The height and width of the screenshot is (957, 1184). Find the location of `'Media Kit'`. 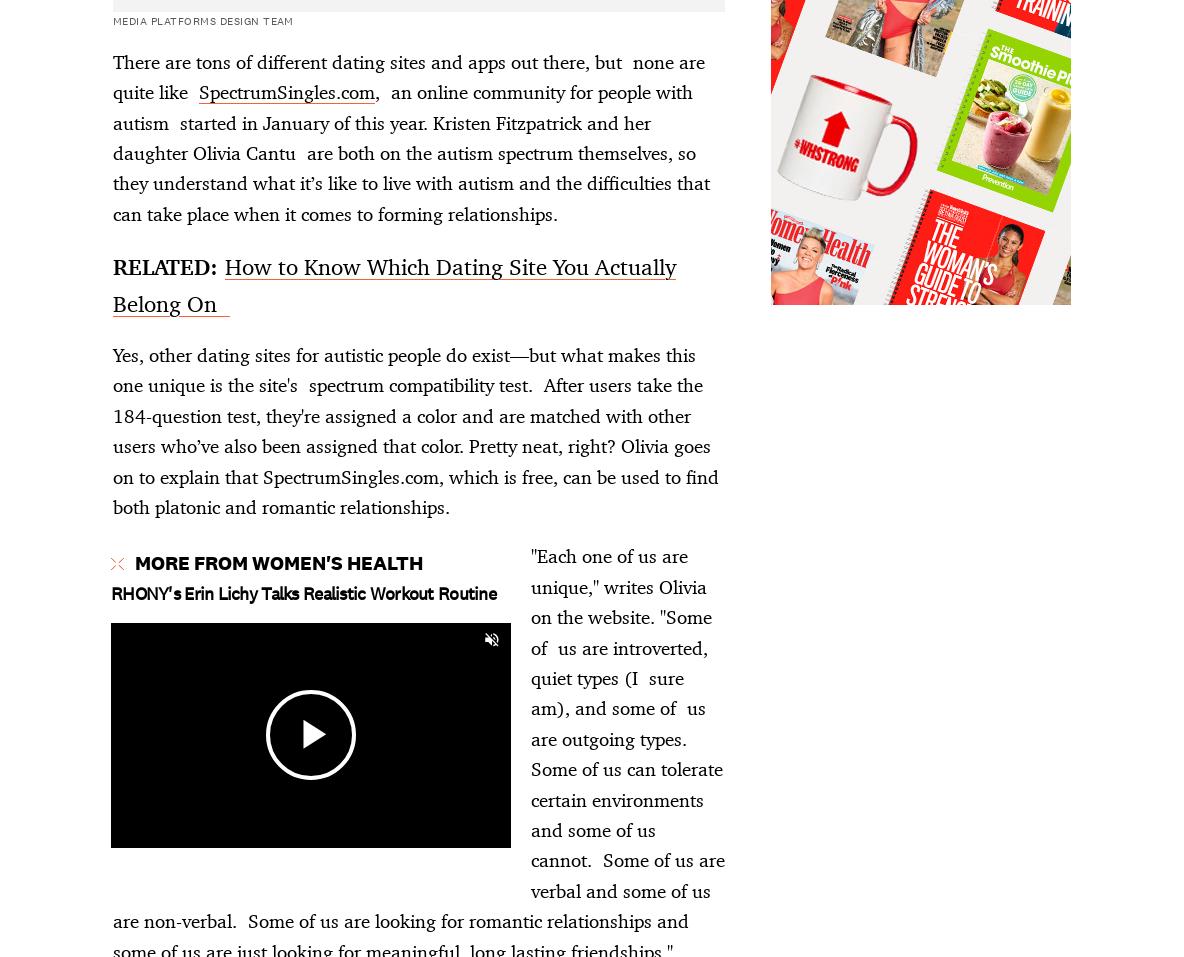

'Media Kit' is located at coordinates (68, 743).